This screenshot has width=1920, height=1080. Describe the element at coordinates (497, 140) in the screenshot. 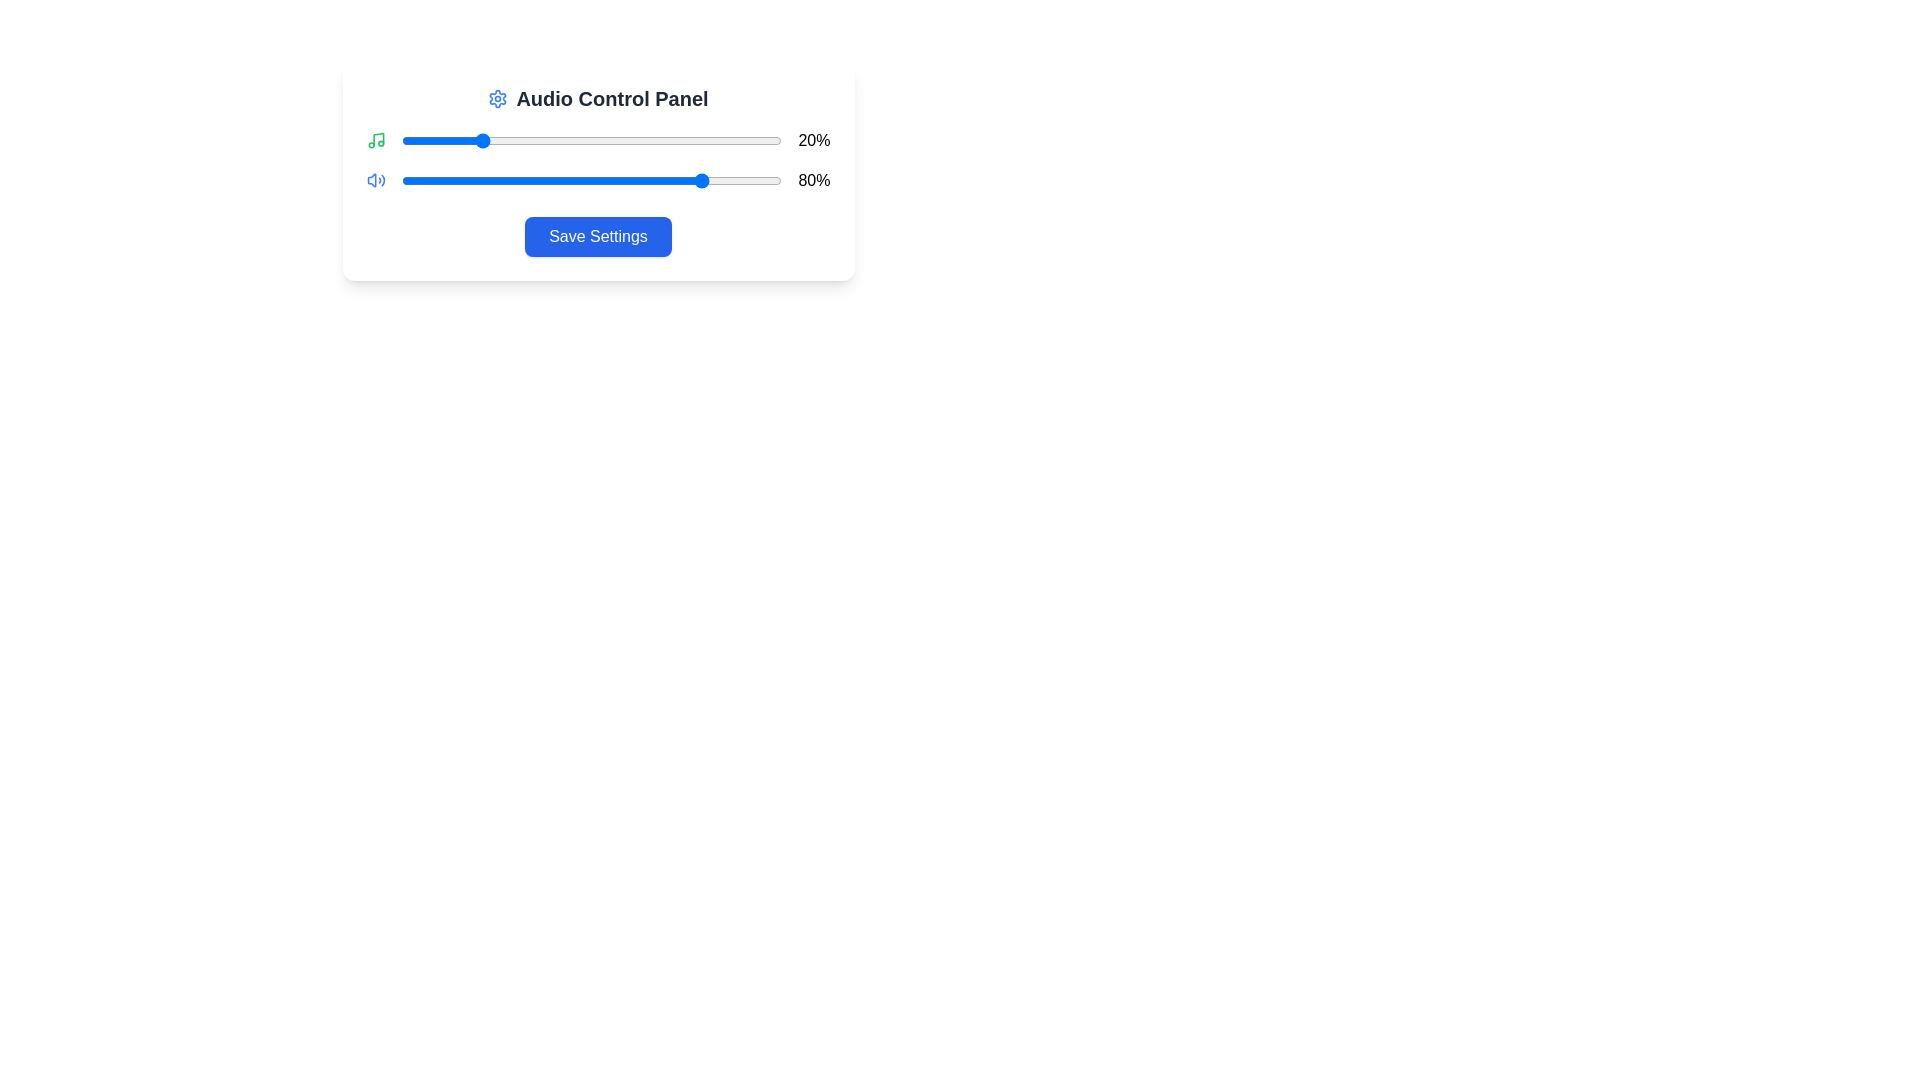

I see `the first volume slider to 25%` at that location.